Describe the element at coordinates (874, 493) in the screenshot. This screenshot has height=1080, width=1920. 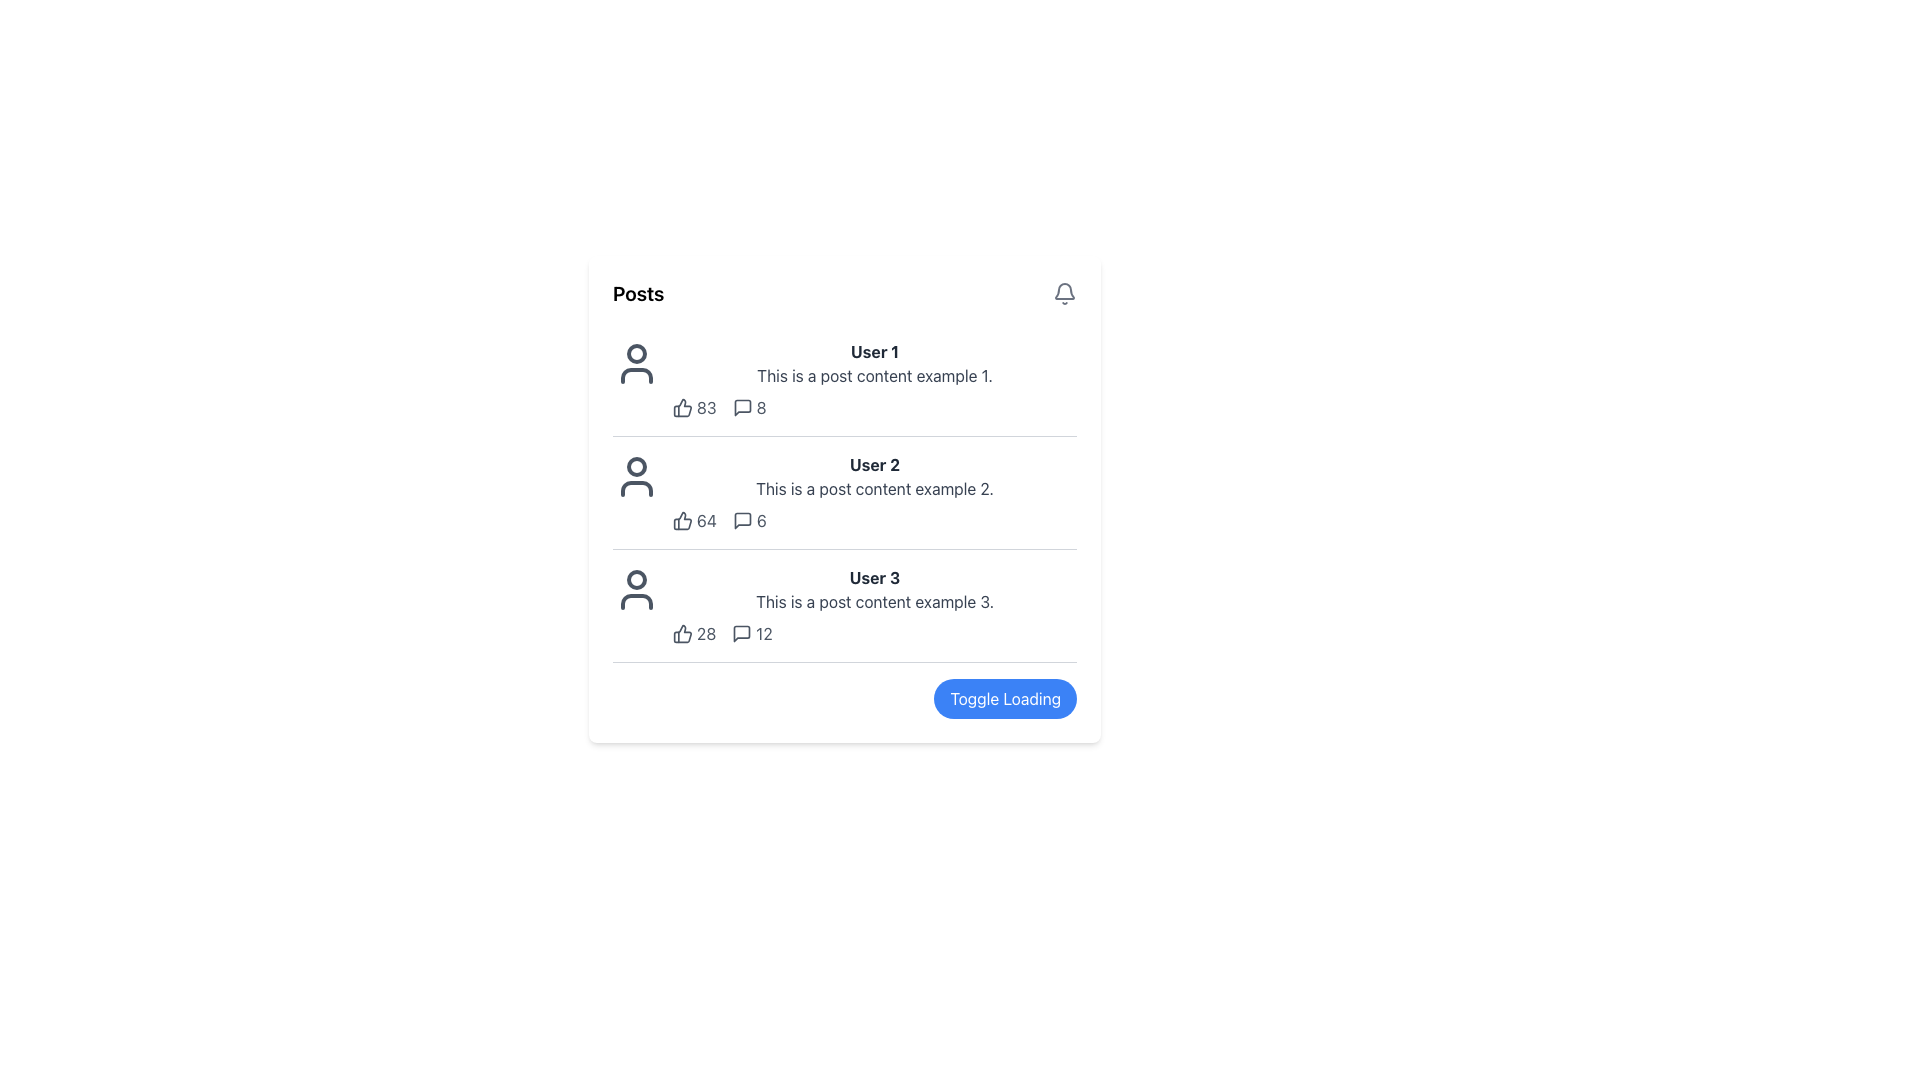
I see `the post created by 'User 2'` at that location.